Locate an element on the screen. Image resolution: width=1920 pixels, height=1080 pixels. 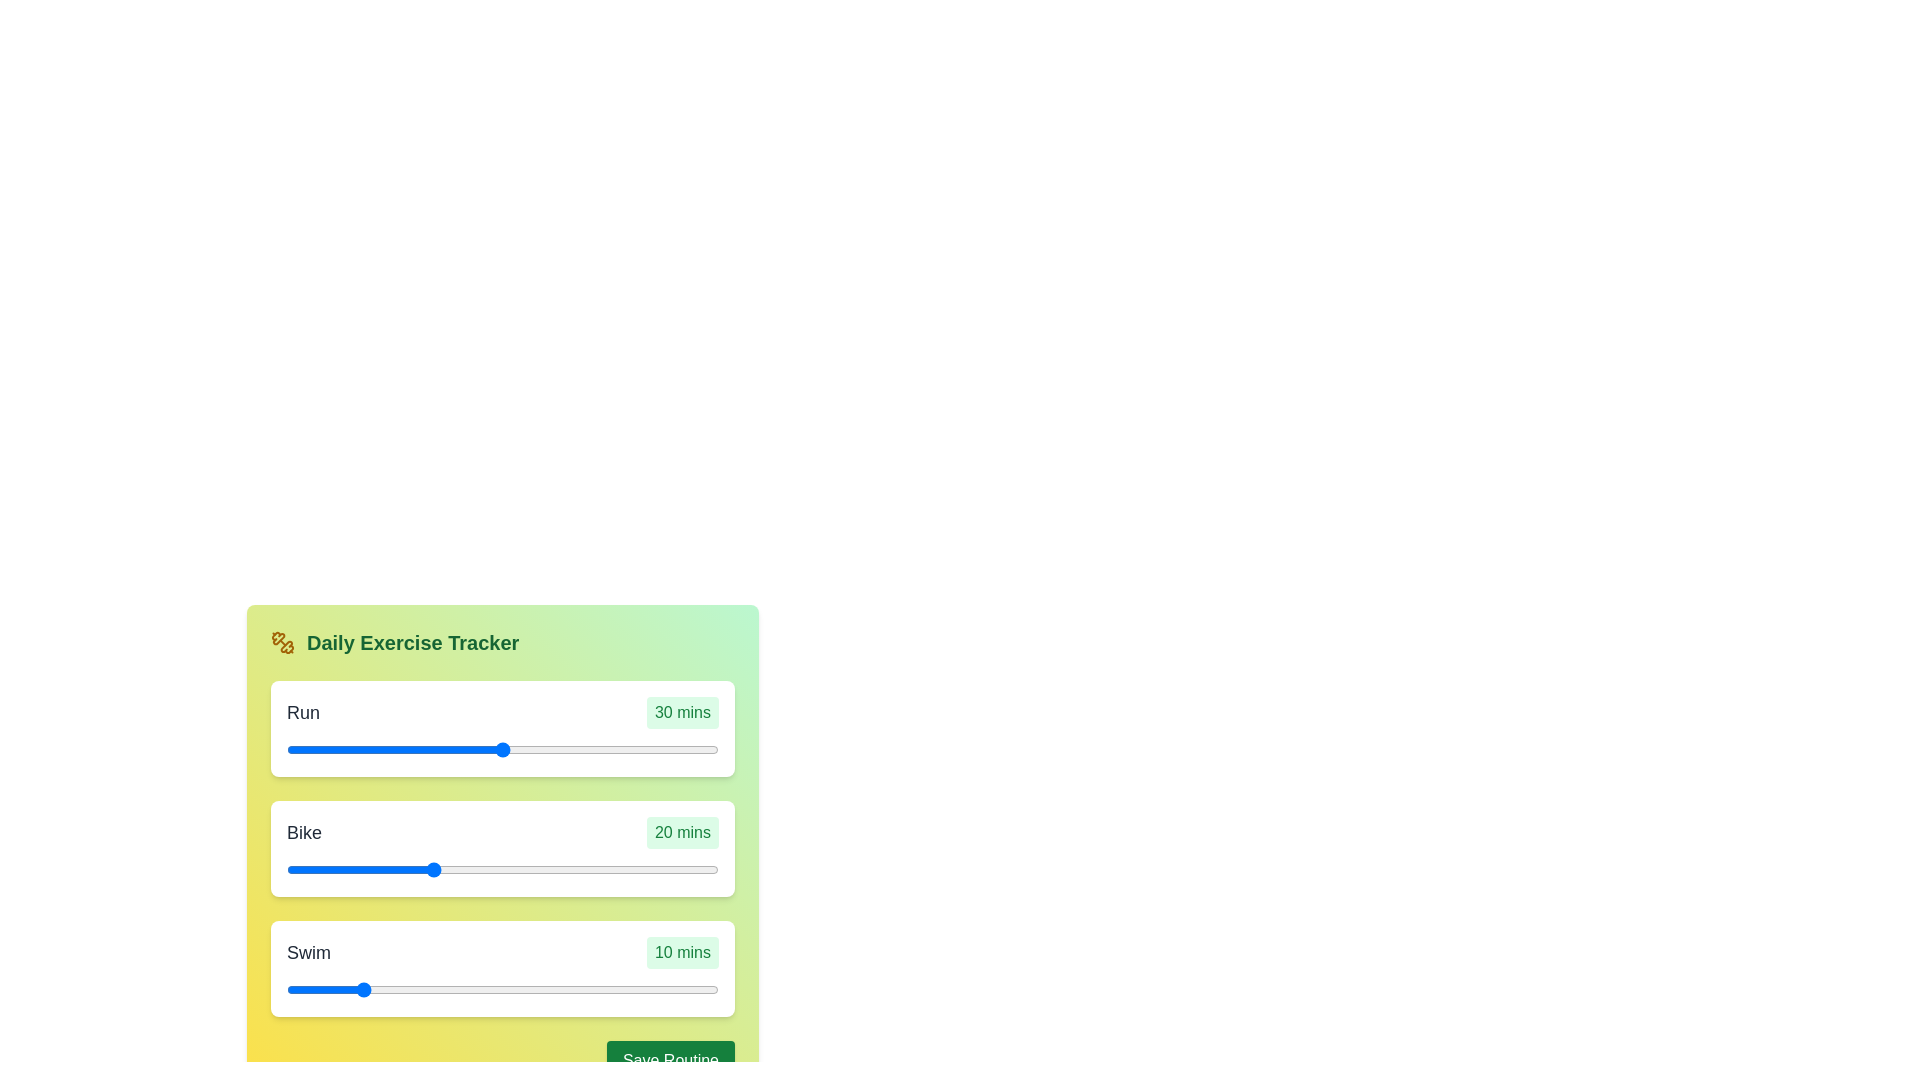
the duration of the 1 slider to 29 minutes is located at coordinates (606, 869).